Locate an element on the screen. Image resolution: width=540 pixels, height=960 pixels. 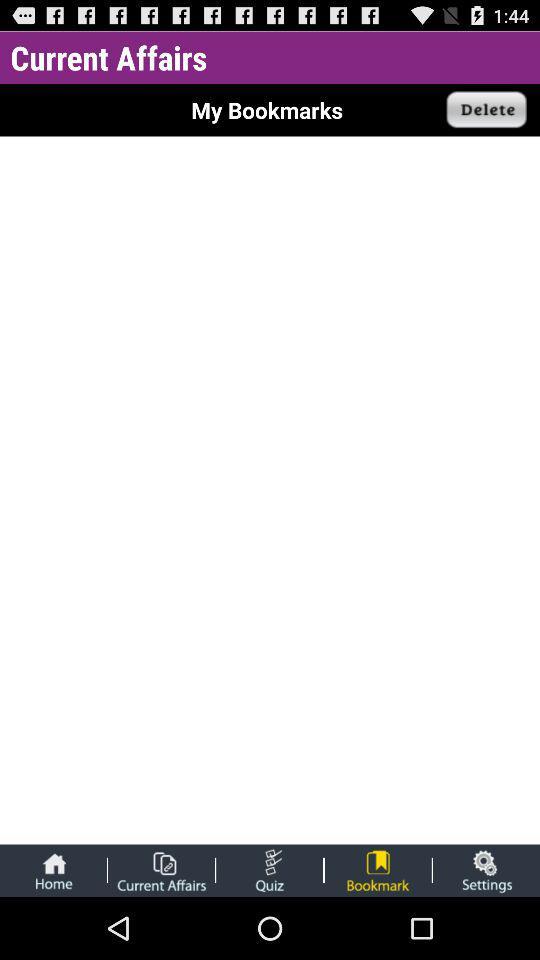
the mark the history is located at coordinates (378, 869).